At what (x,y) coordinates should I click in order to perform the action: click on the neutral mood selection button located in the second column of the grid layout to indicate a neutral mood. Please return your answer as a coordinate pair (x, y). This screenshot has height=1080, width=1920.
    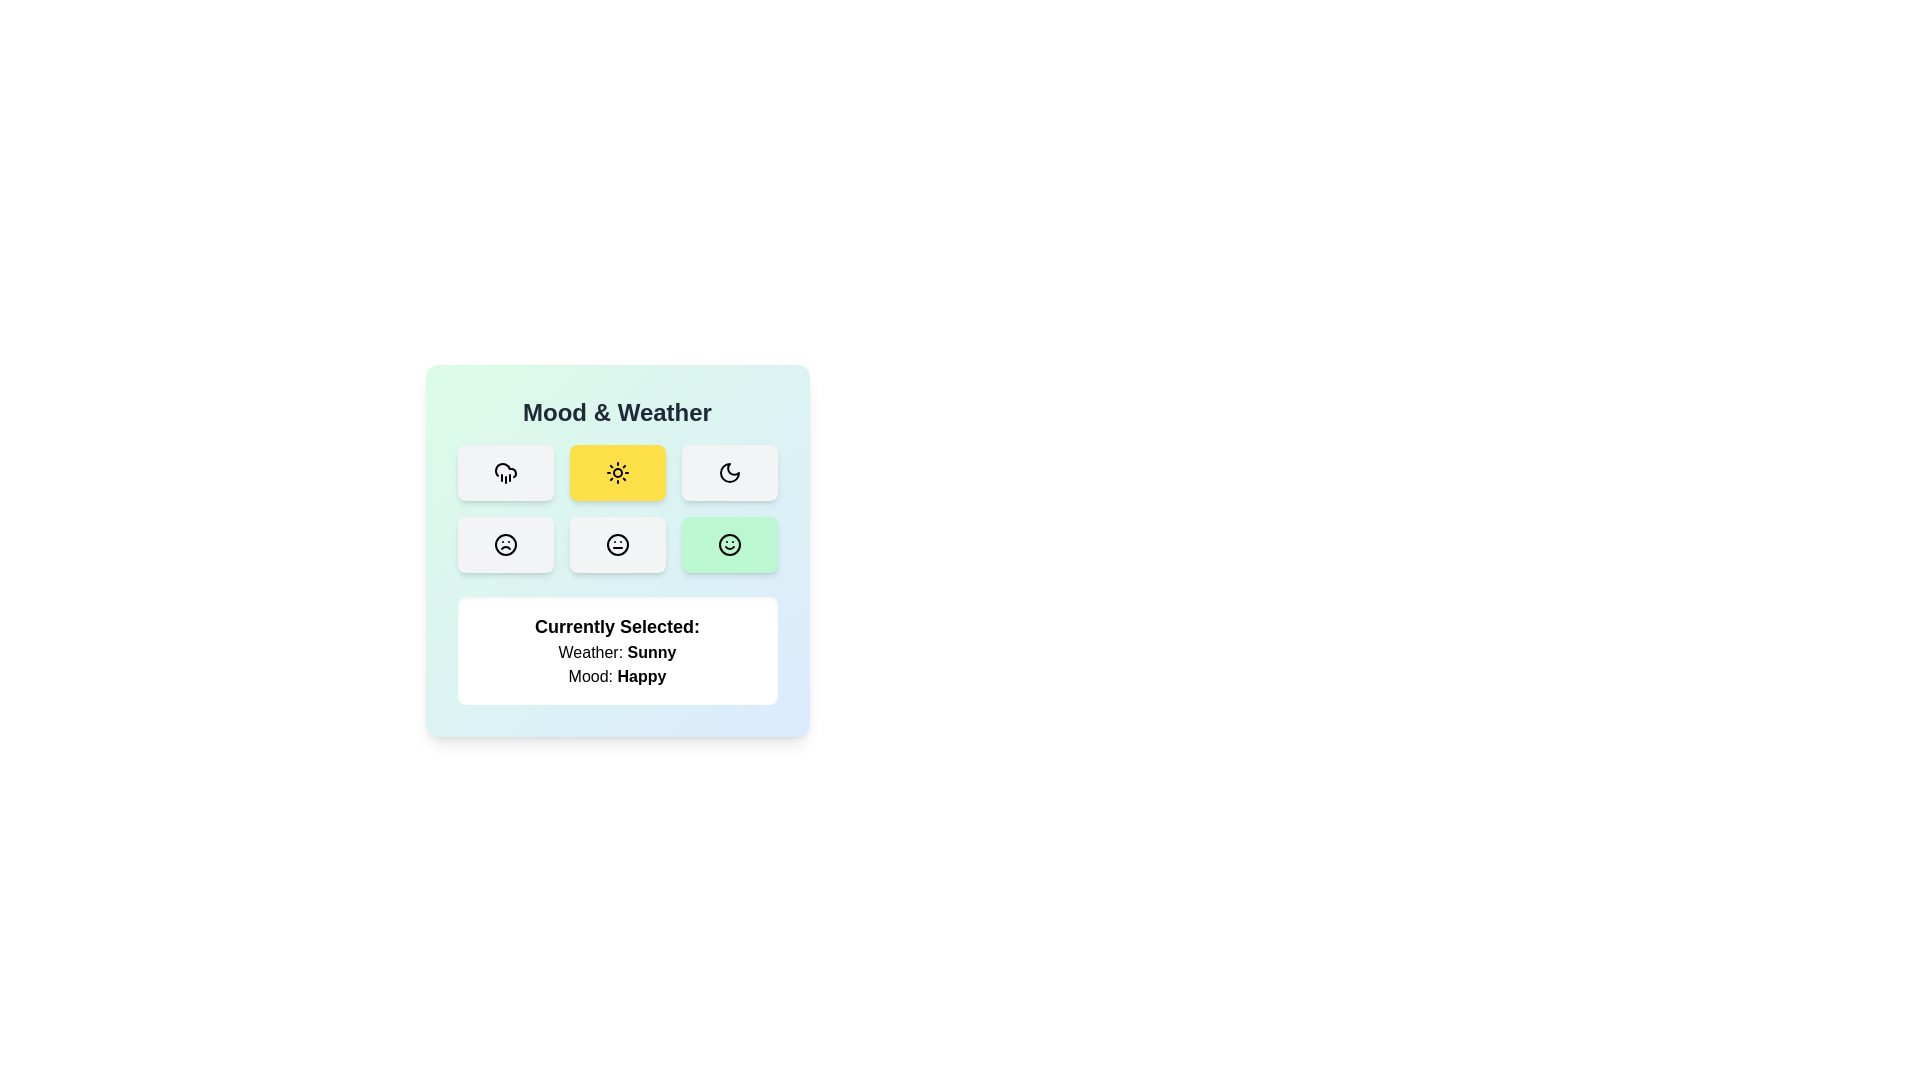
    Looking at the image, I should click on (616, 544).